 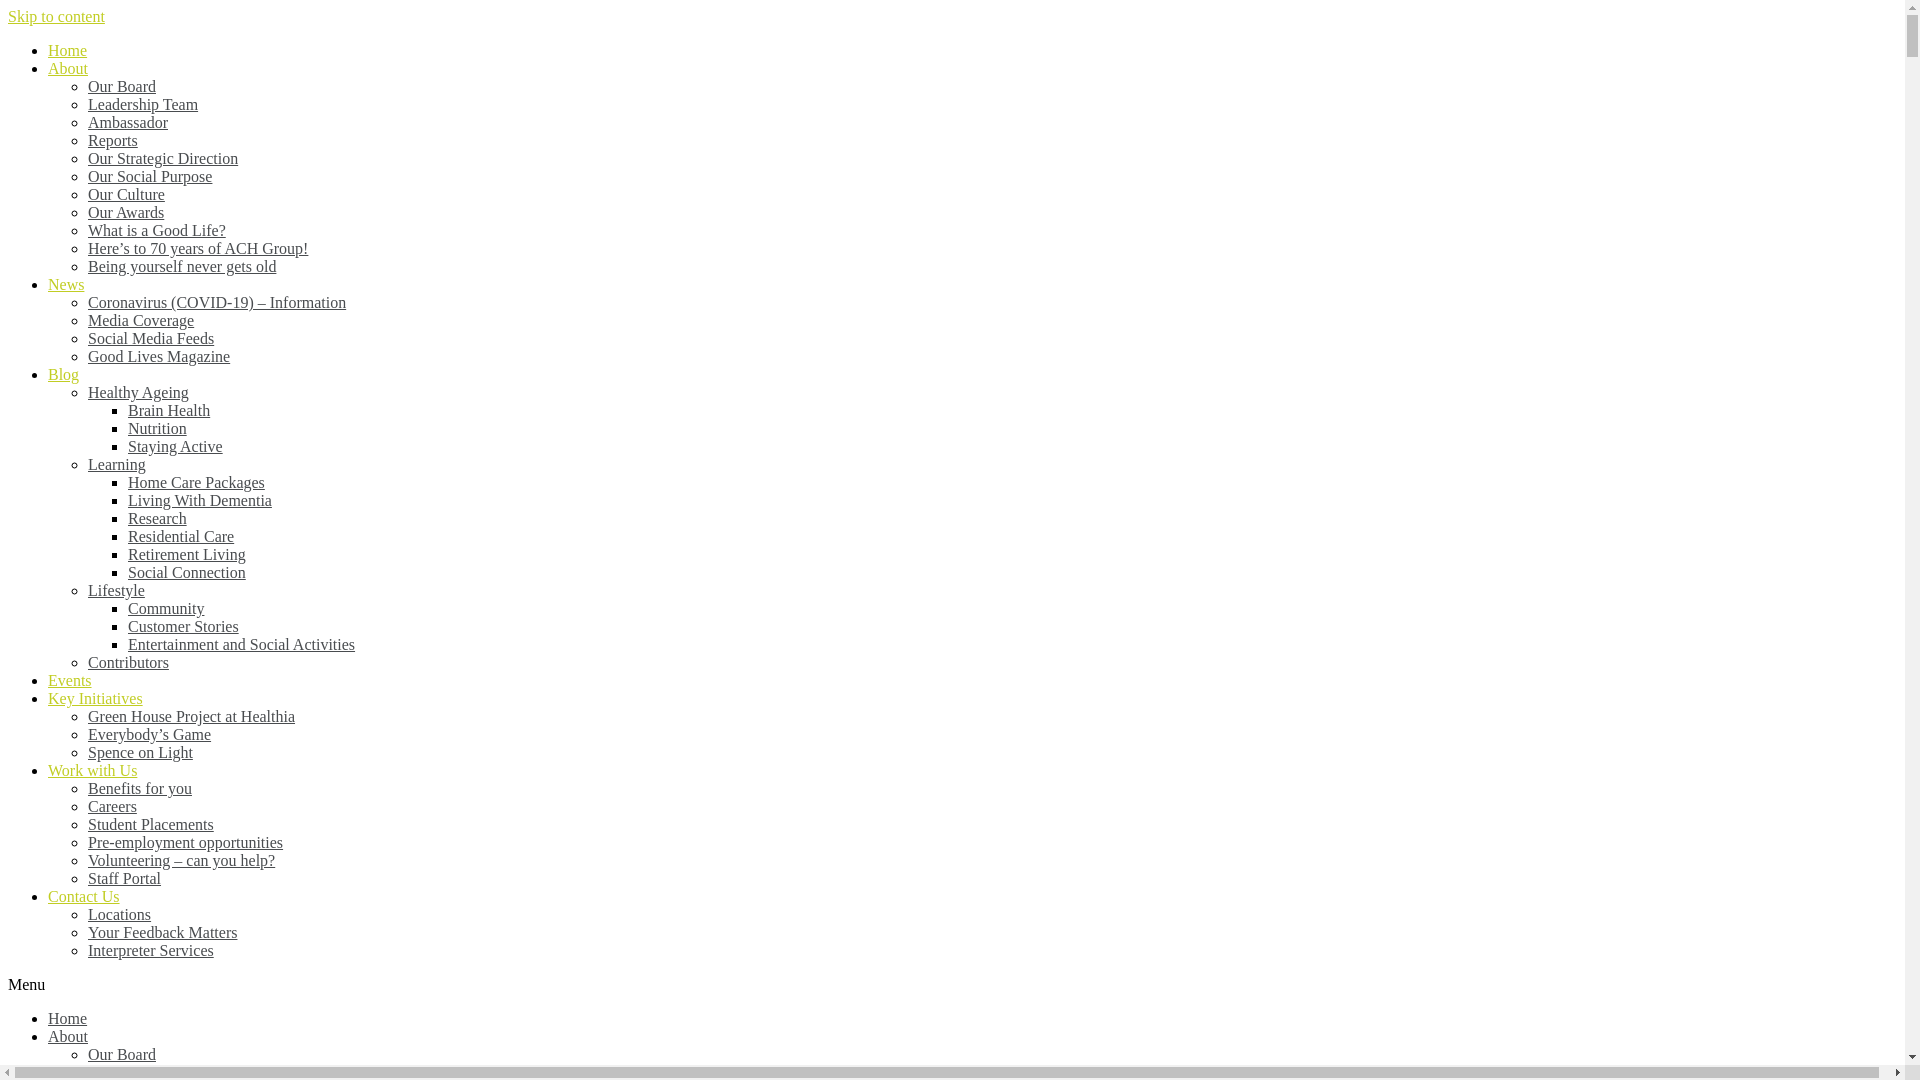 What do you see at coordinates (182, 265) in the screenshot?
I see `'Being yourself never gets old'` at bounding box center [182, 265].